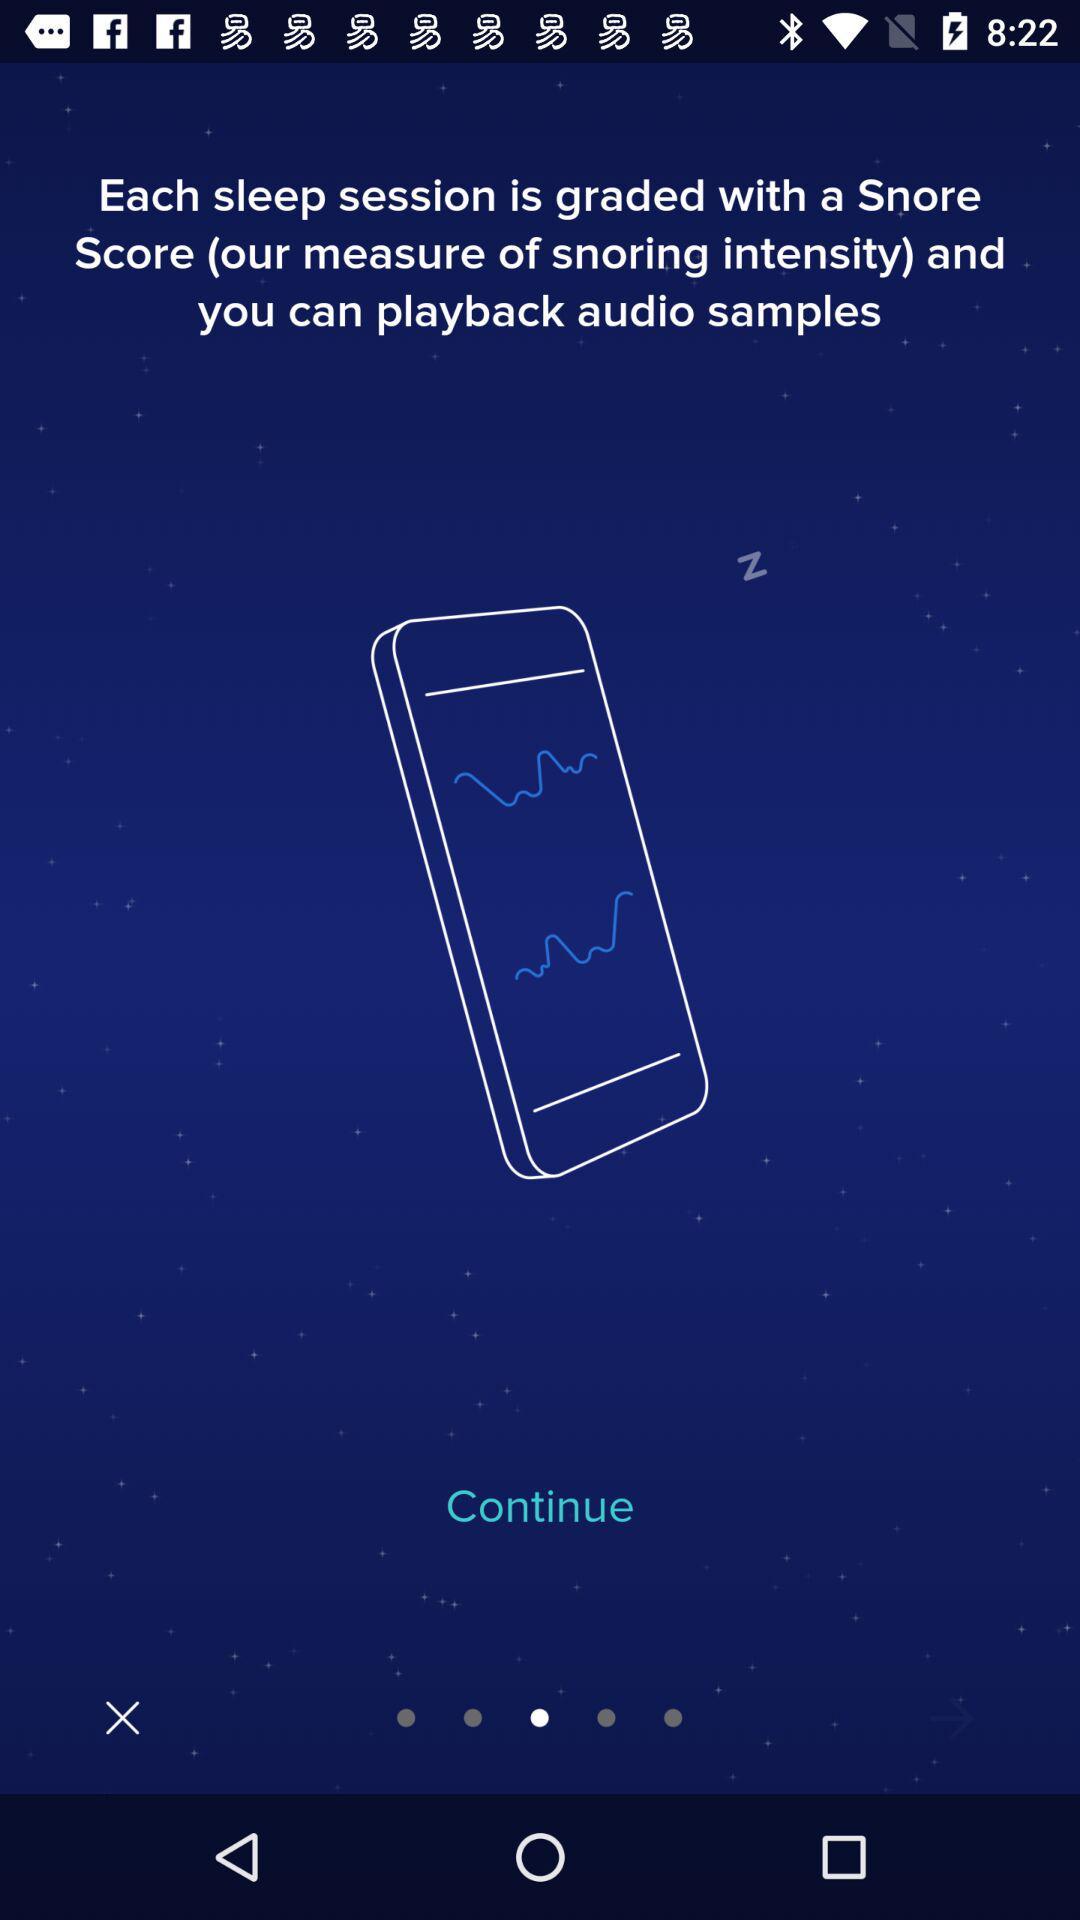 The height and width of the screenshot is (1920, 1080). Describe the element at coordinates (540, 1507) in the screenshot. I see `the continue button` at that location.